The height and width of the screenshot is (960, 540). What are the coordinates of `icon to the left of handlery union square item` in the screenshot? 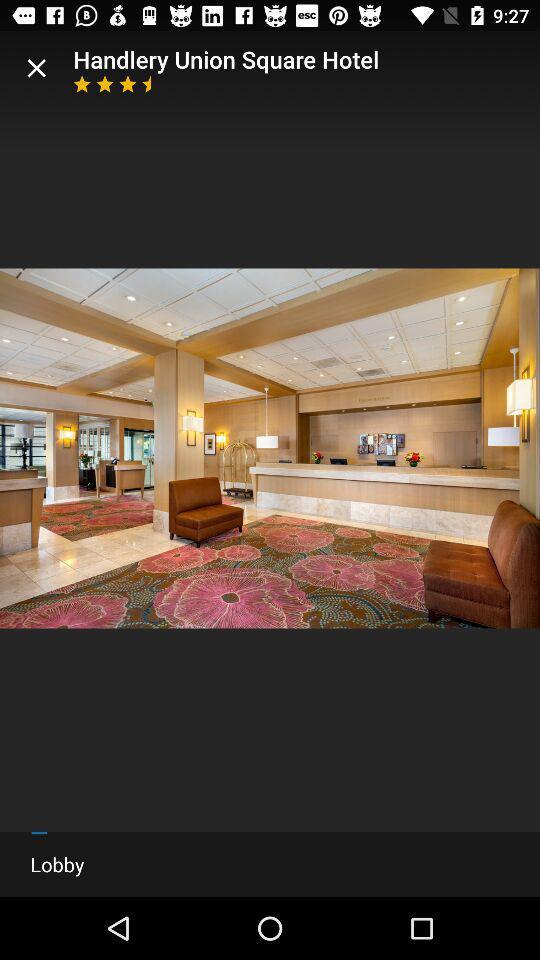 It's located at (36, 68).